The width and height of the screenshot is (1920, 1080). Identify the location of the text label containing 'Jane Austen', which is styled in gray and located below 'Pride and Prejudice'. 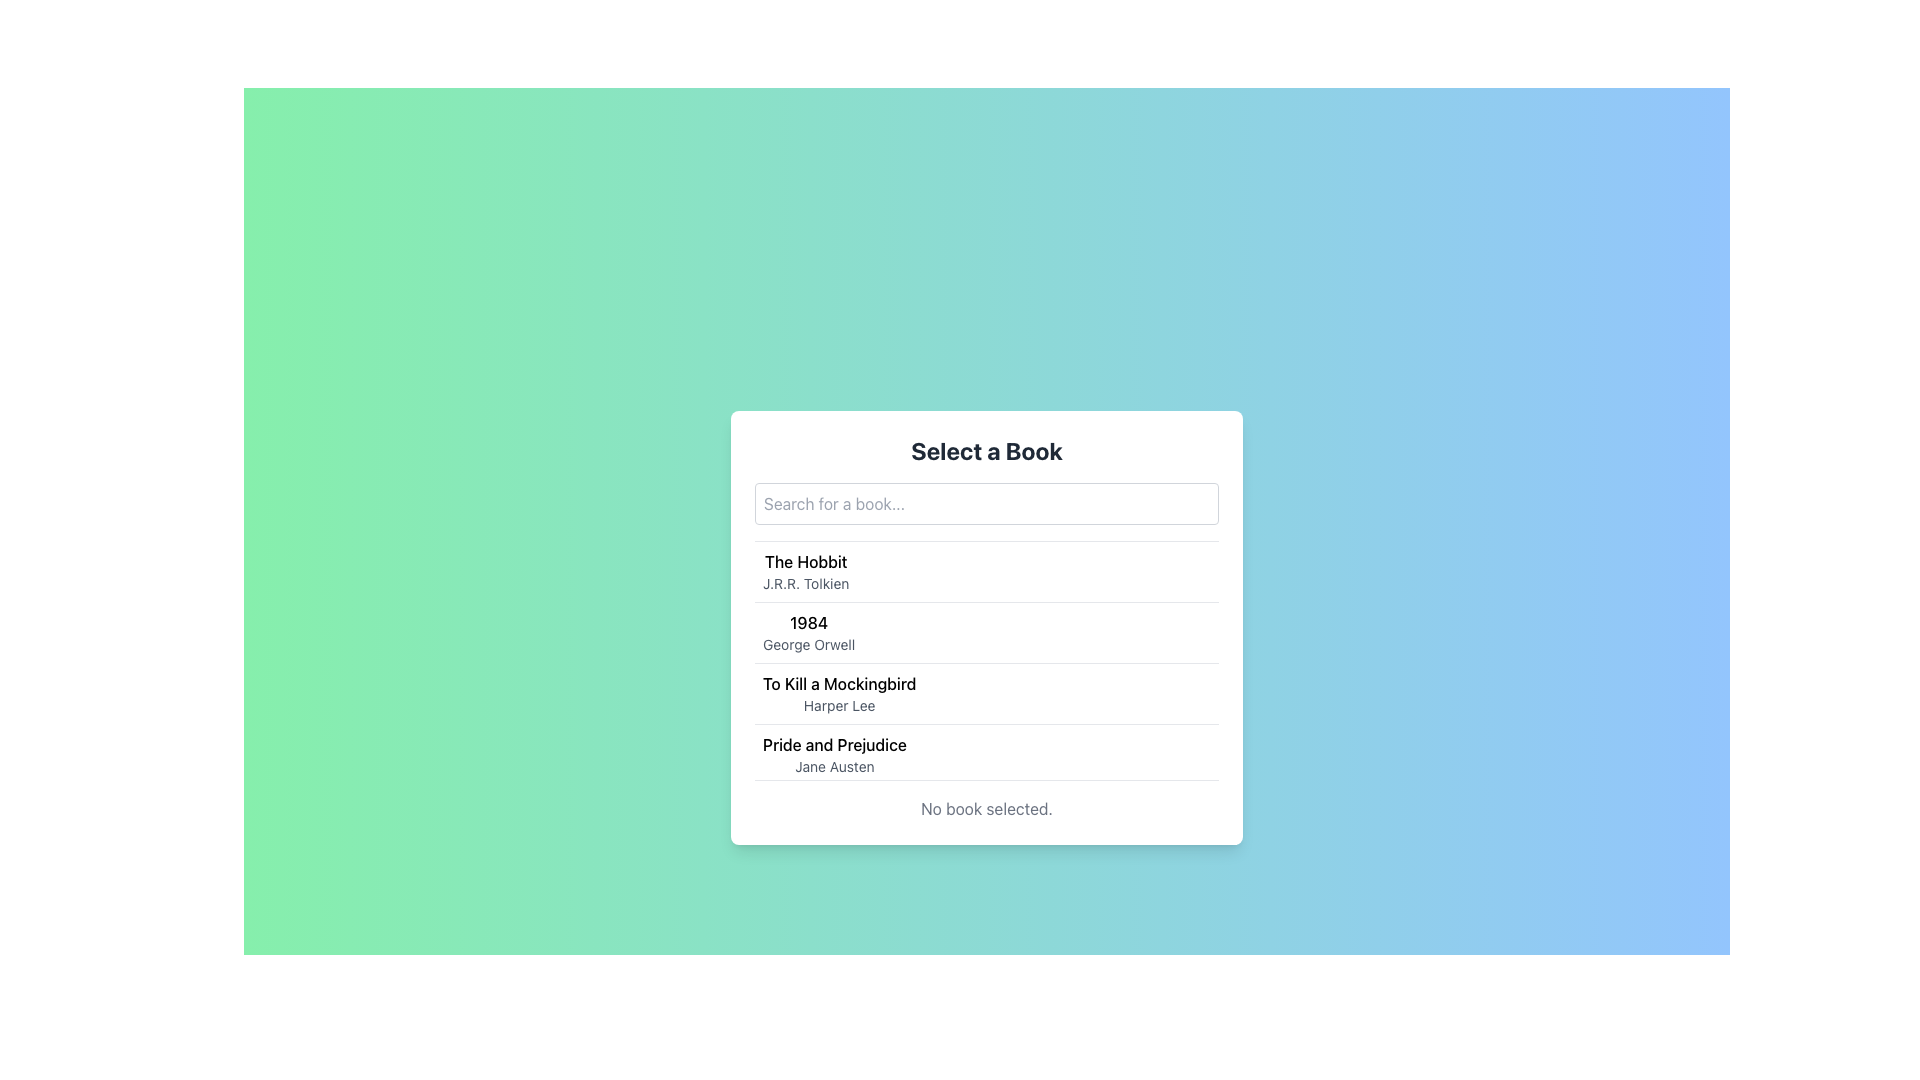
(834, 766).